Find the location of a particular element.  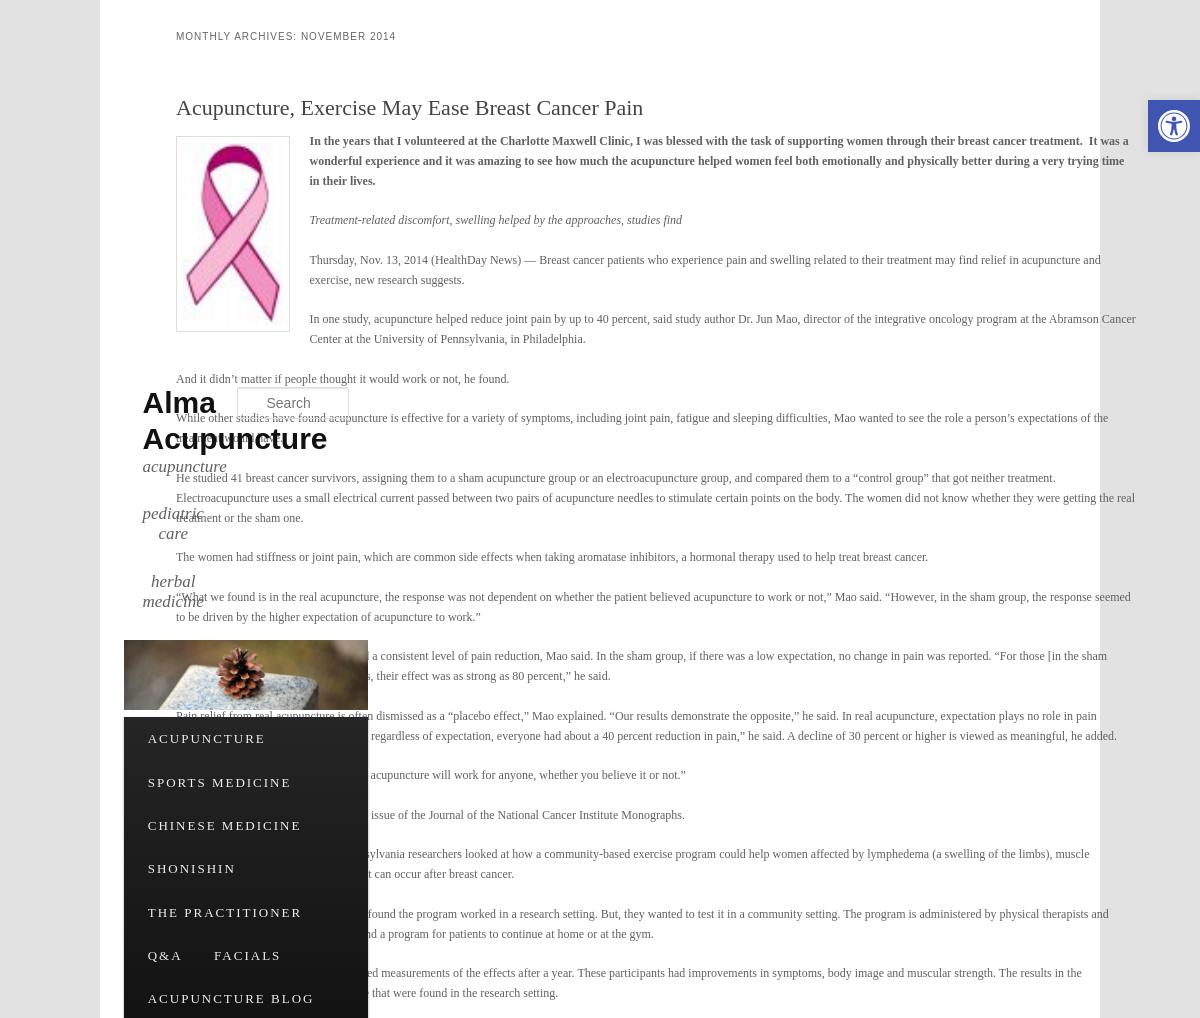

'November 2014' is located at coordinates (348, 35).